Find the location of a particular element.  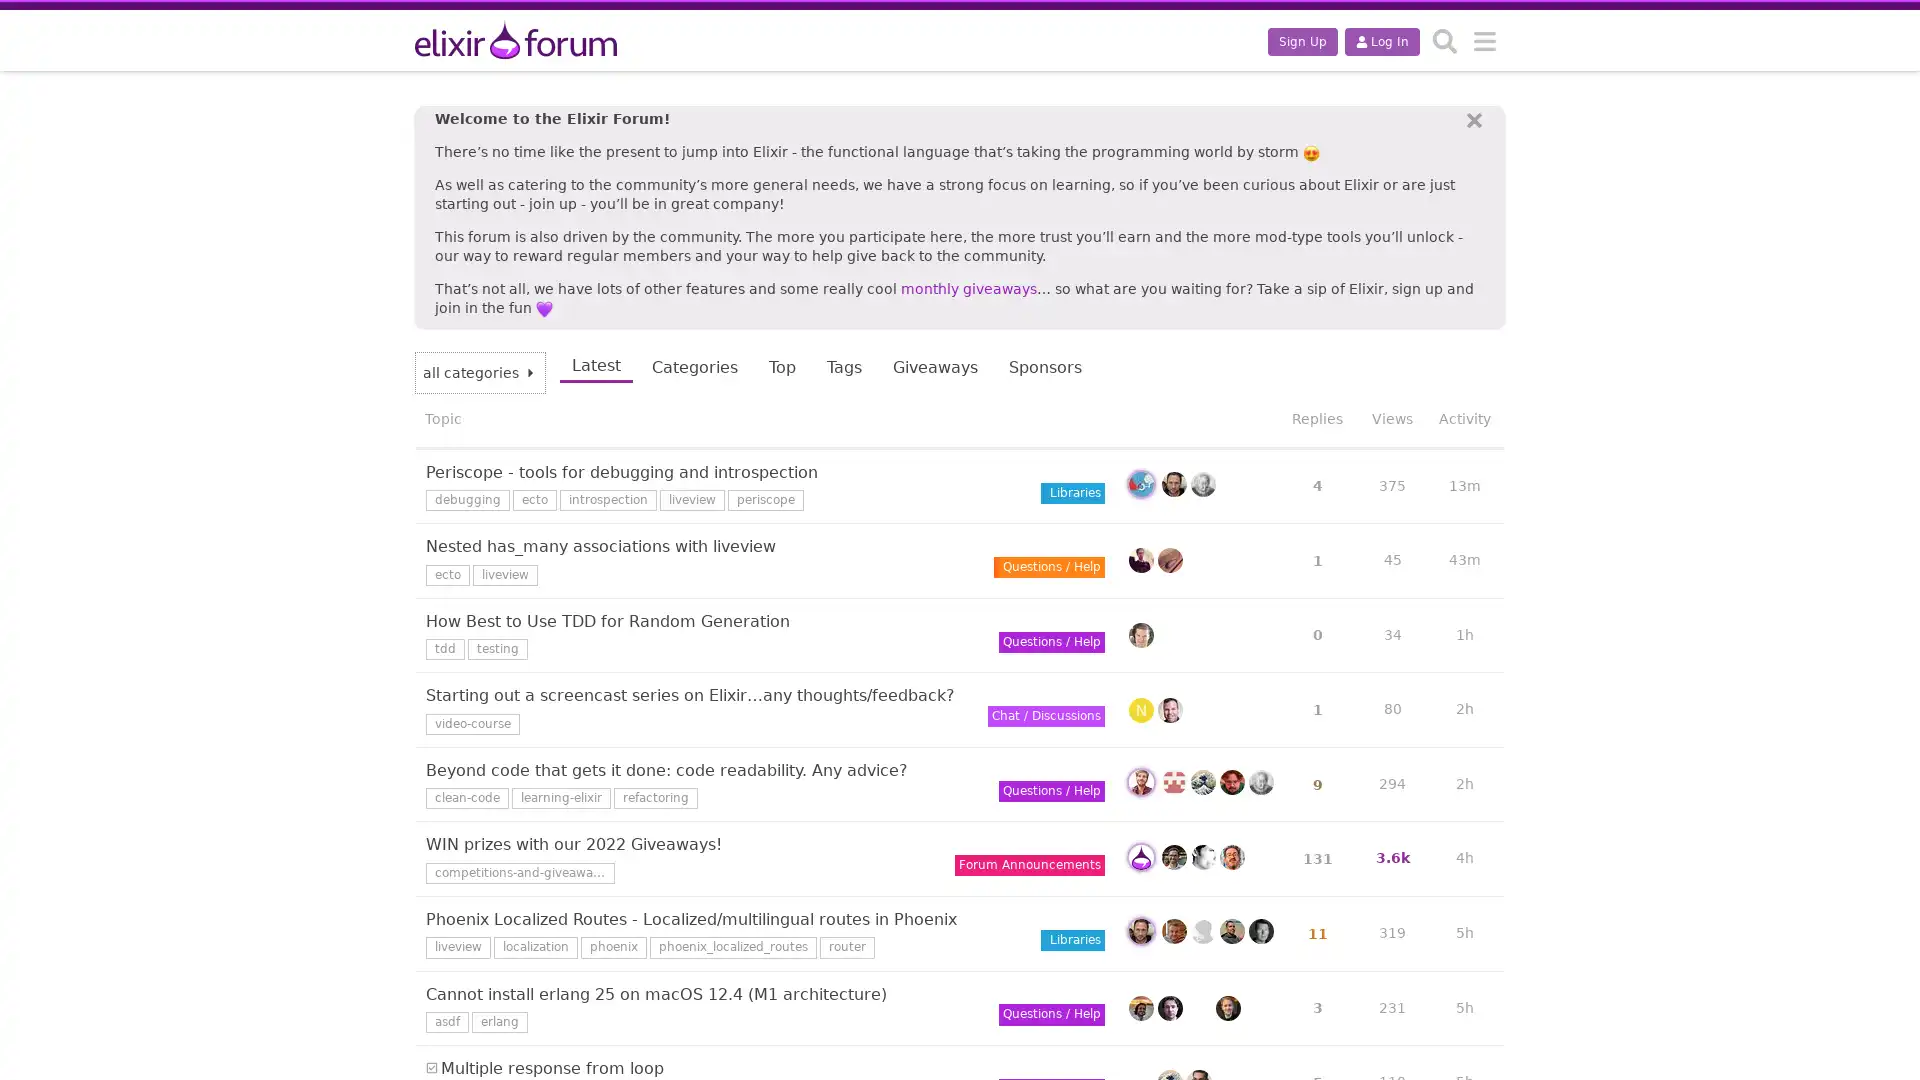

This topic has 0 replies is located at coordinates (951, 297).